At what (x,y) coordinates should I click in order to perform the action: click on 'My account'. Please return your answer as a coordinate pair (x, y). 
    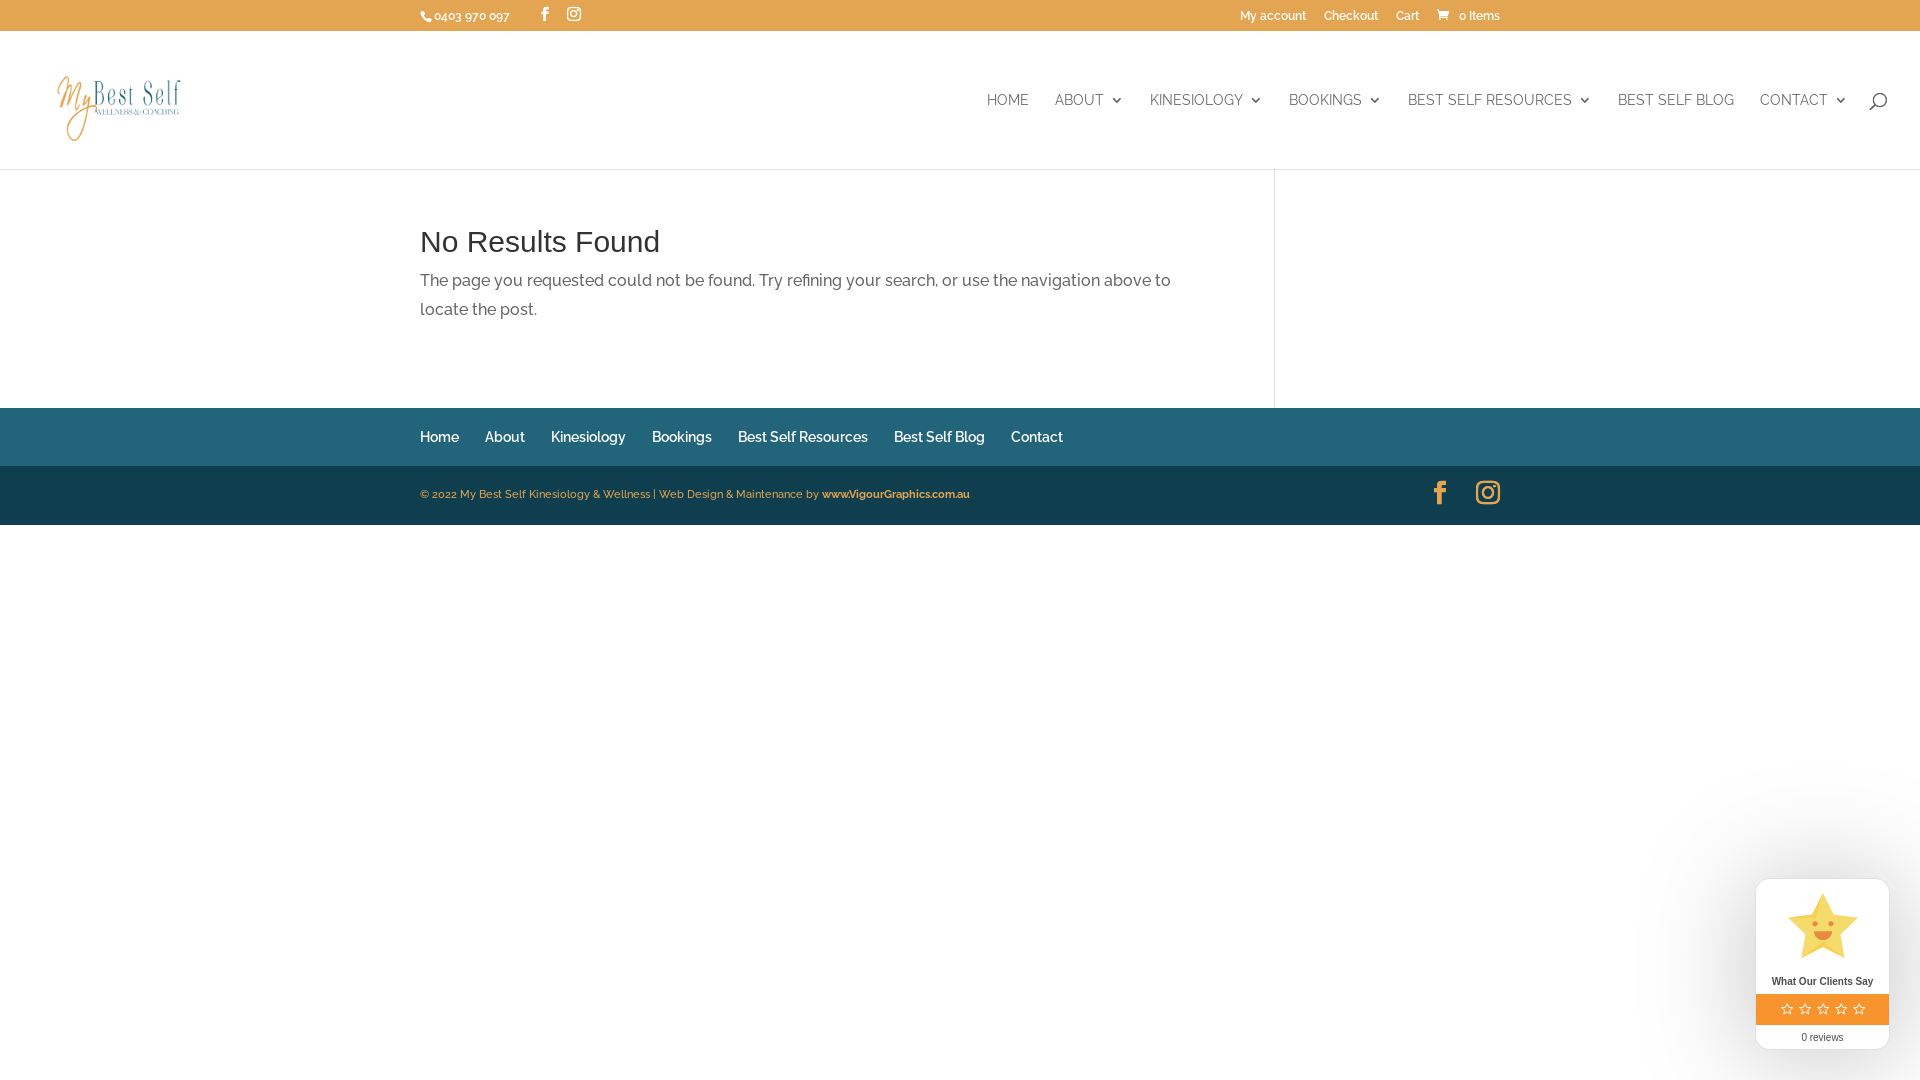
    Looking at the image, I should click on (1271, 20).